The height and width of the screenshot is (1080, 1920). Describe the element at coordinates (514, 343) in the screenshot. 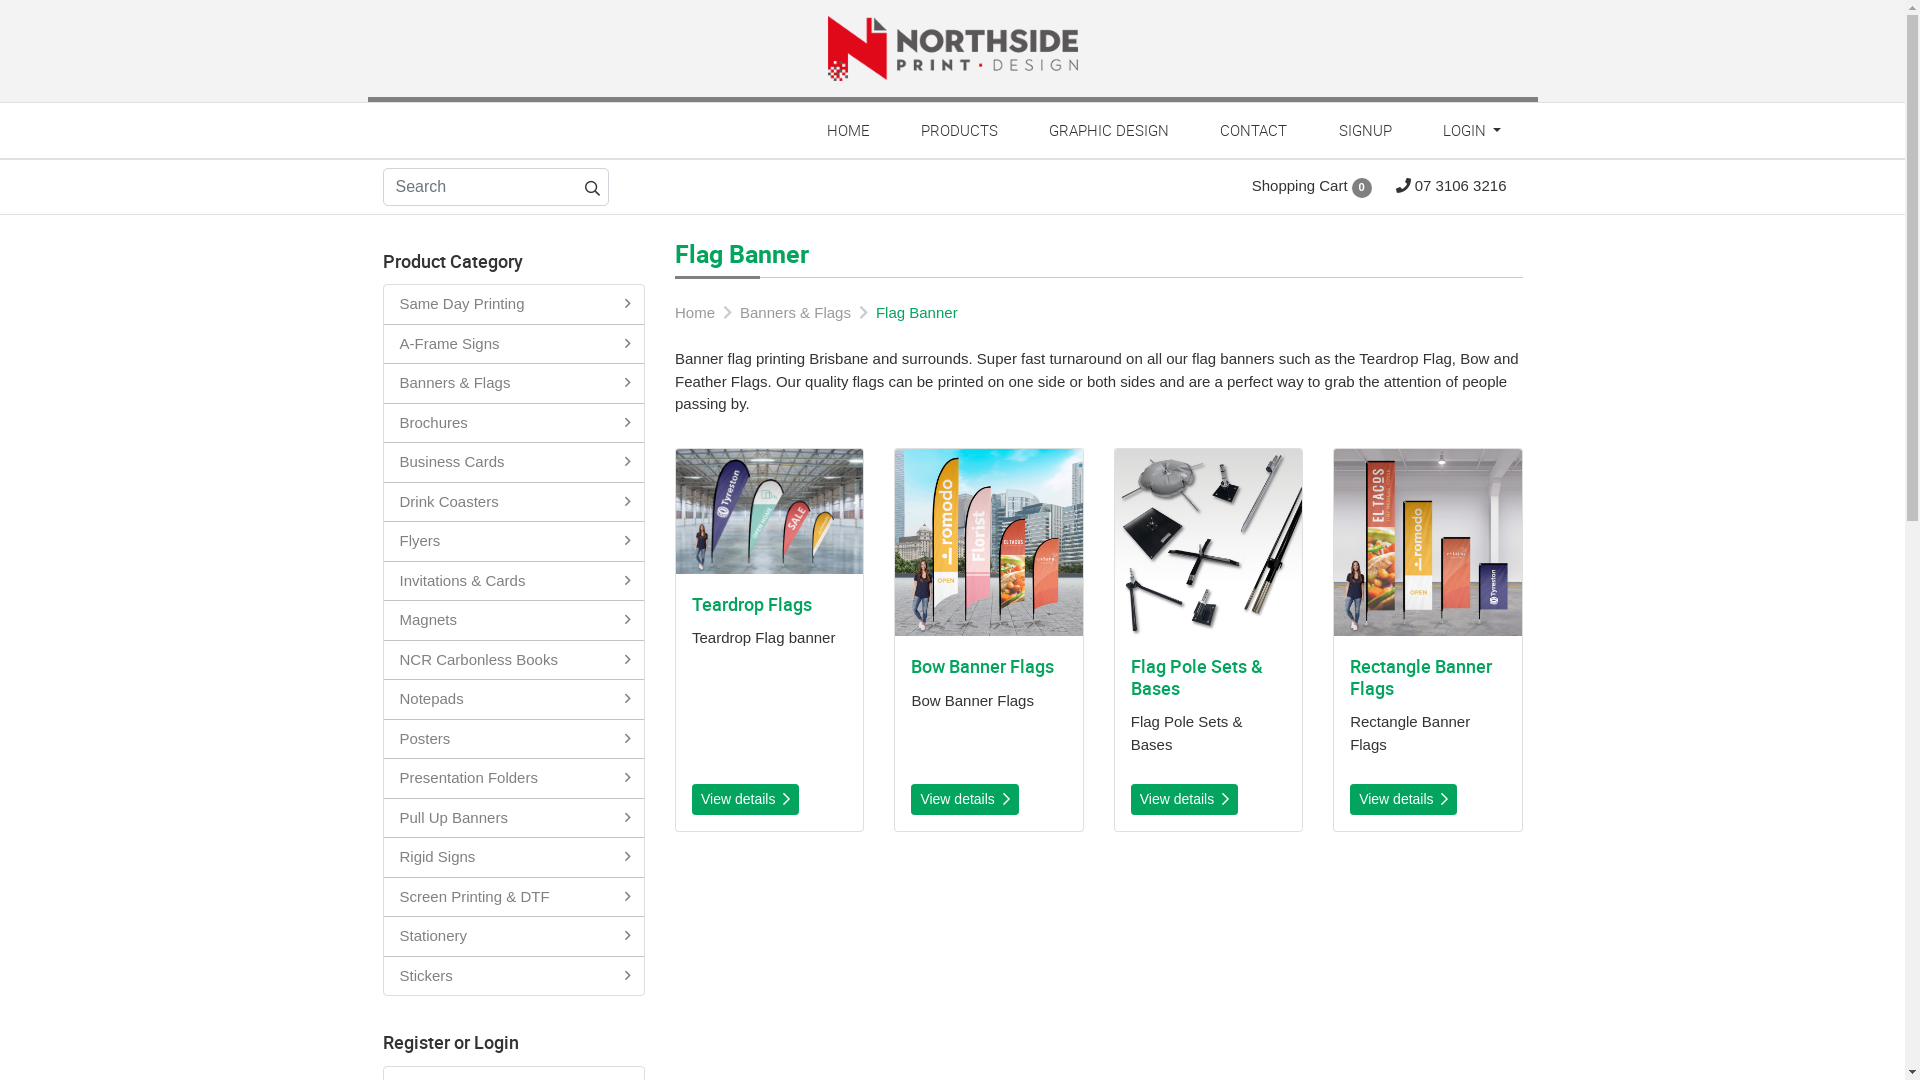

I see `'A-Frame Signs'` at that location.